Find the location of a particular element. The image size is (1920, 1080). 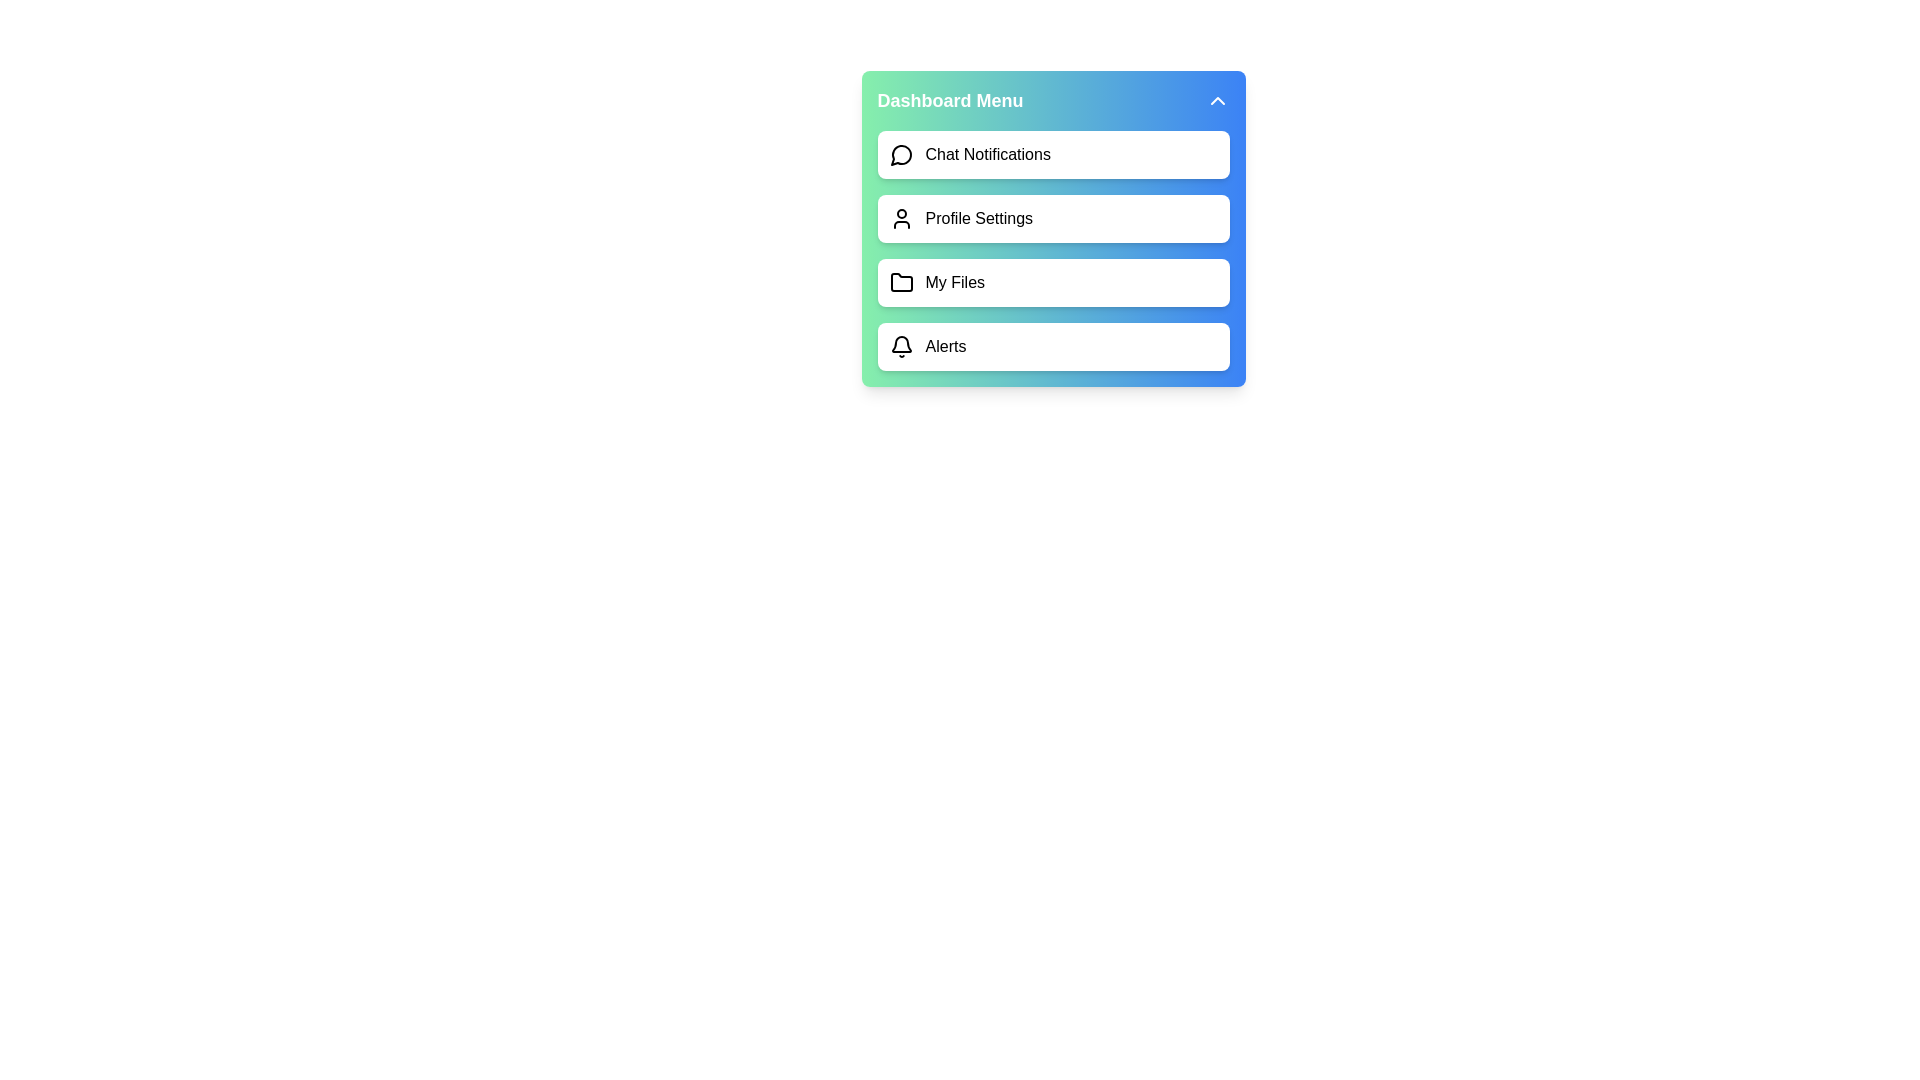

the icon corresponding to Chat Notifications is located at coordinates (900, 153).